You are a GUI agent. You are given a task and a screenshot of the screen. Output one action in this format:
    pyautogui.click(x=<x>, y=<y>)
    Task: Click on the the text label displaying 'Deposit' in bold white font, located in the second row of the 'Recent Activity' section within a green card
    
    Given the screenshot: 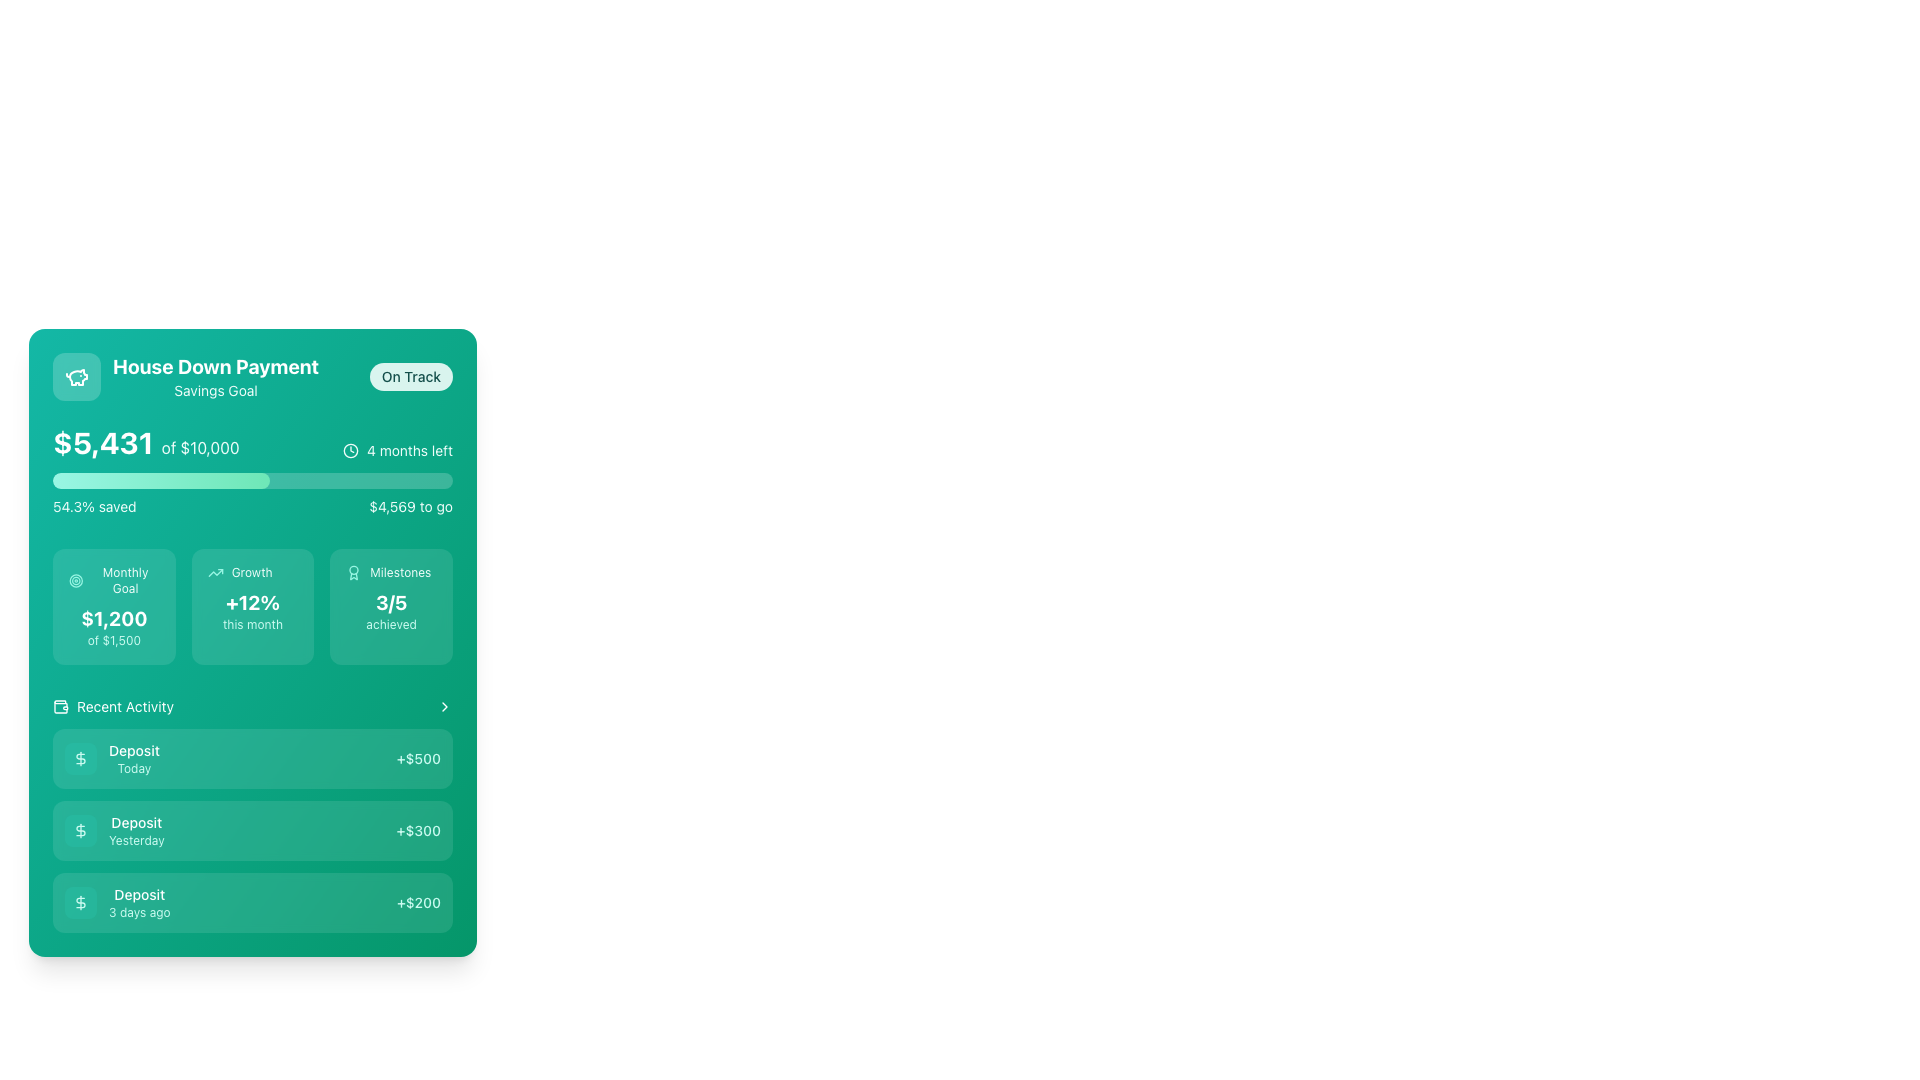 What is the action you would take?
    pyautogui.click(x=135, y=822)
    